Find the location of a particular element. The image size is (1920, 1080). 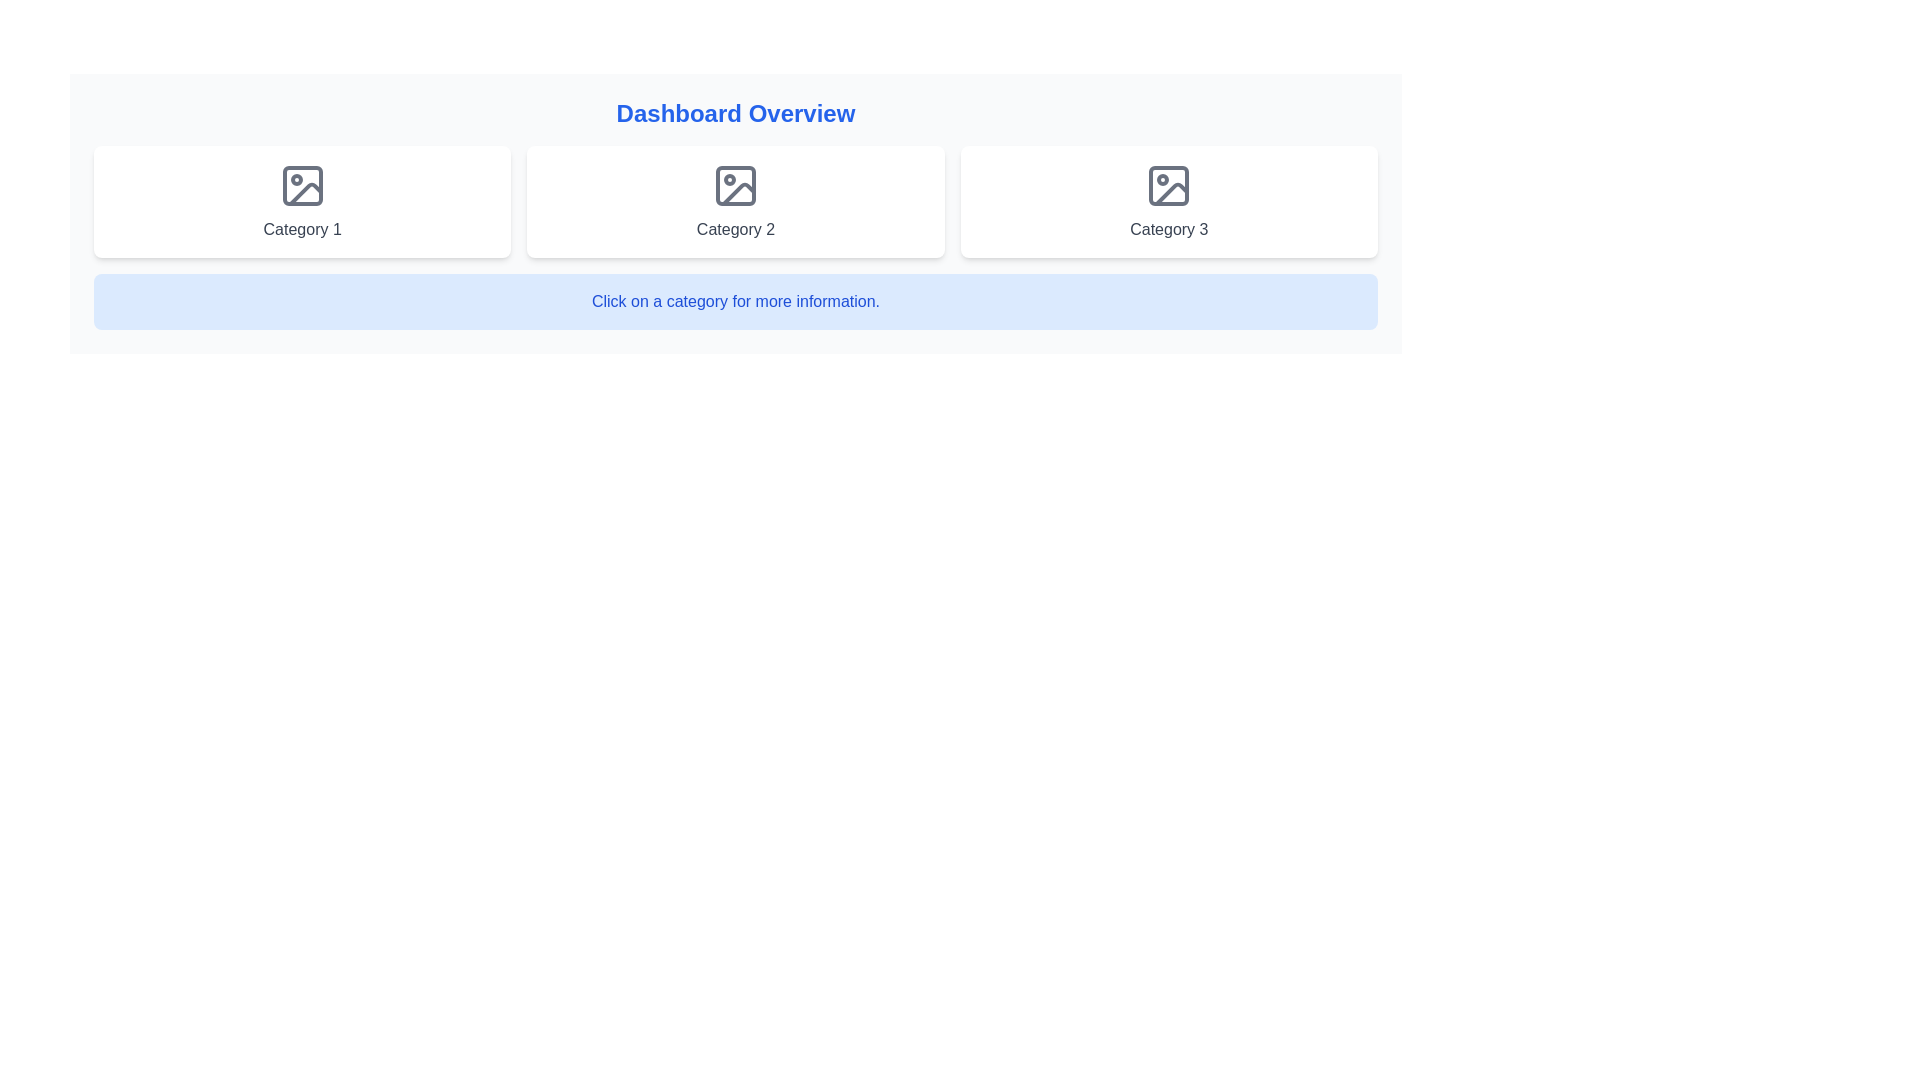

the text display element that shows 'Category 3', located inside a white box with rounded corners, positioned beneath an icon in the Dashboard Overview section is located at coordinates (1169, 229).